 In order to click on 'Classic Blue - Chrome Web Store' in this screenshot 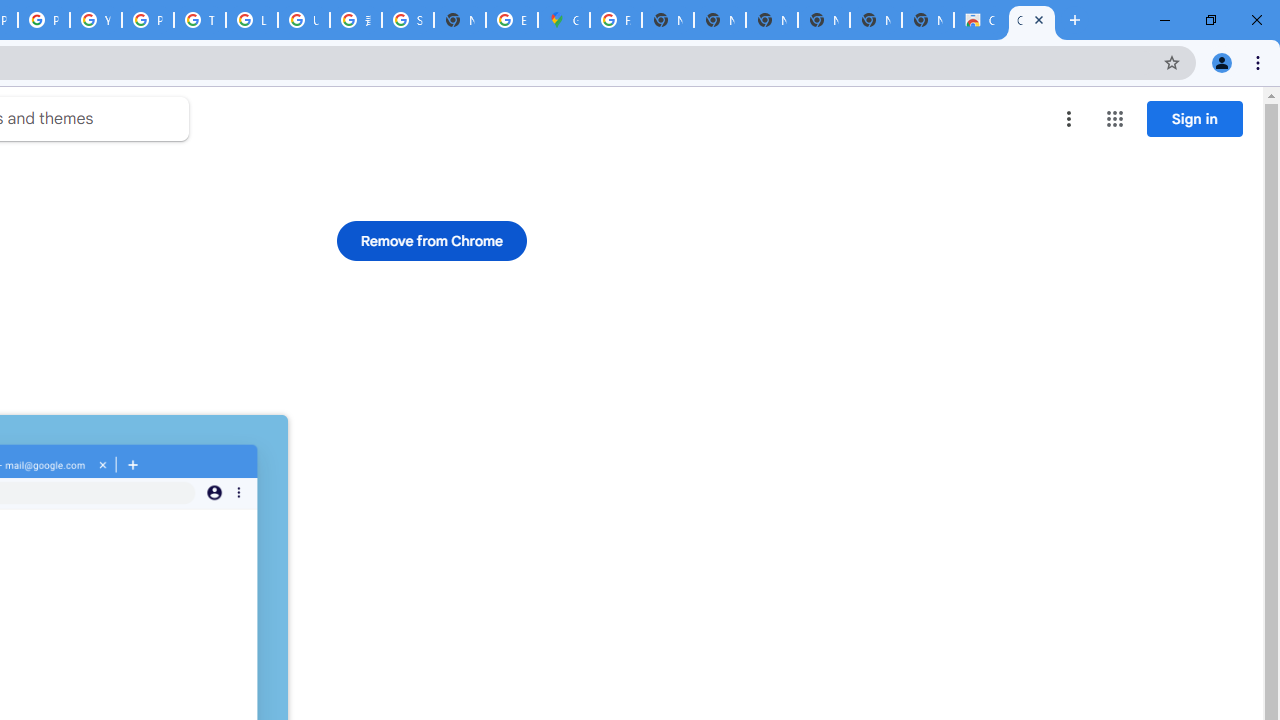, I will do `click(1032, 20)`.